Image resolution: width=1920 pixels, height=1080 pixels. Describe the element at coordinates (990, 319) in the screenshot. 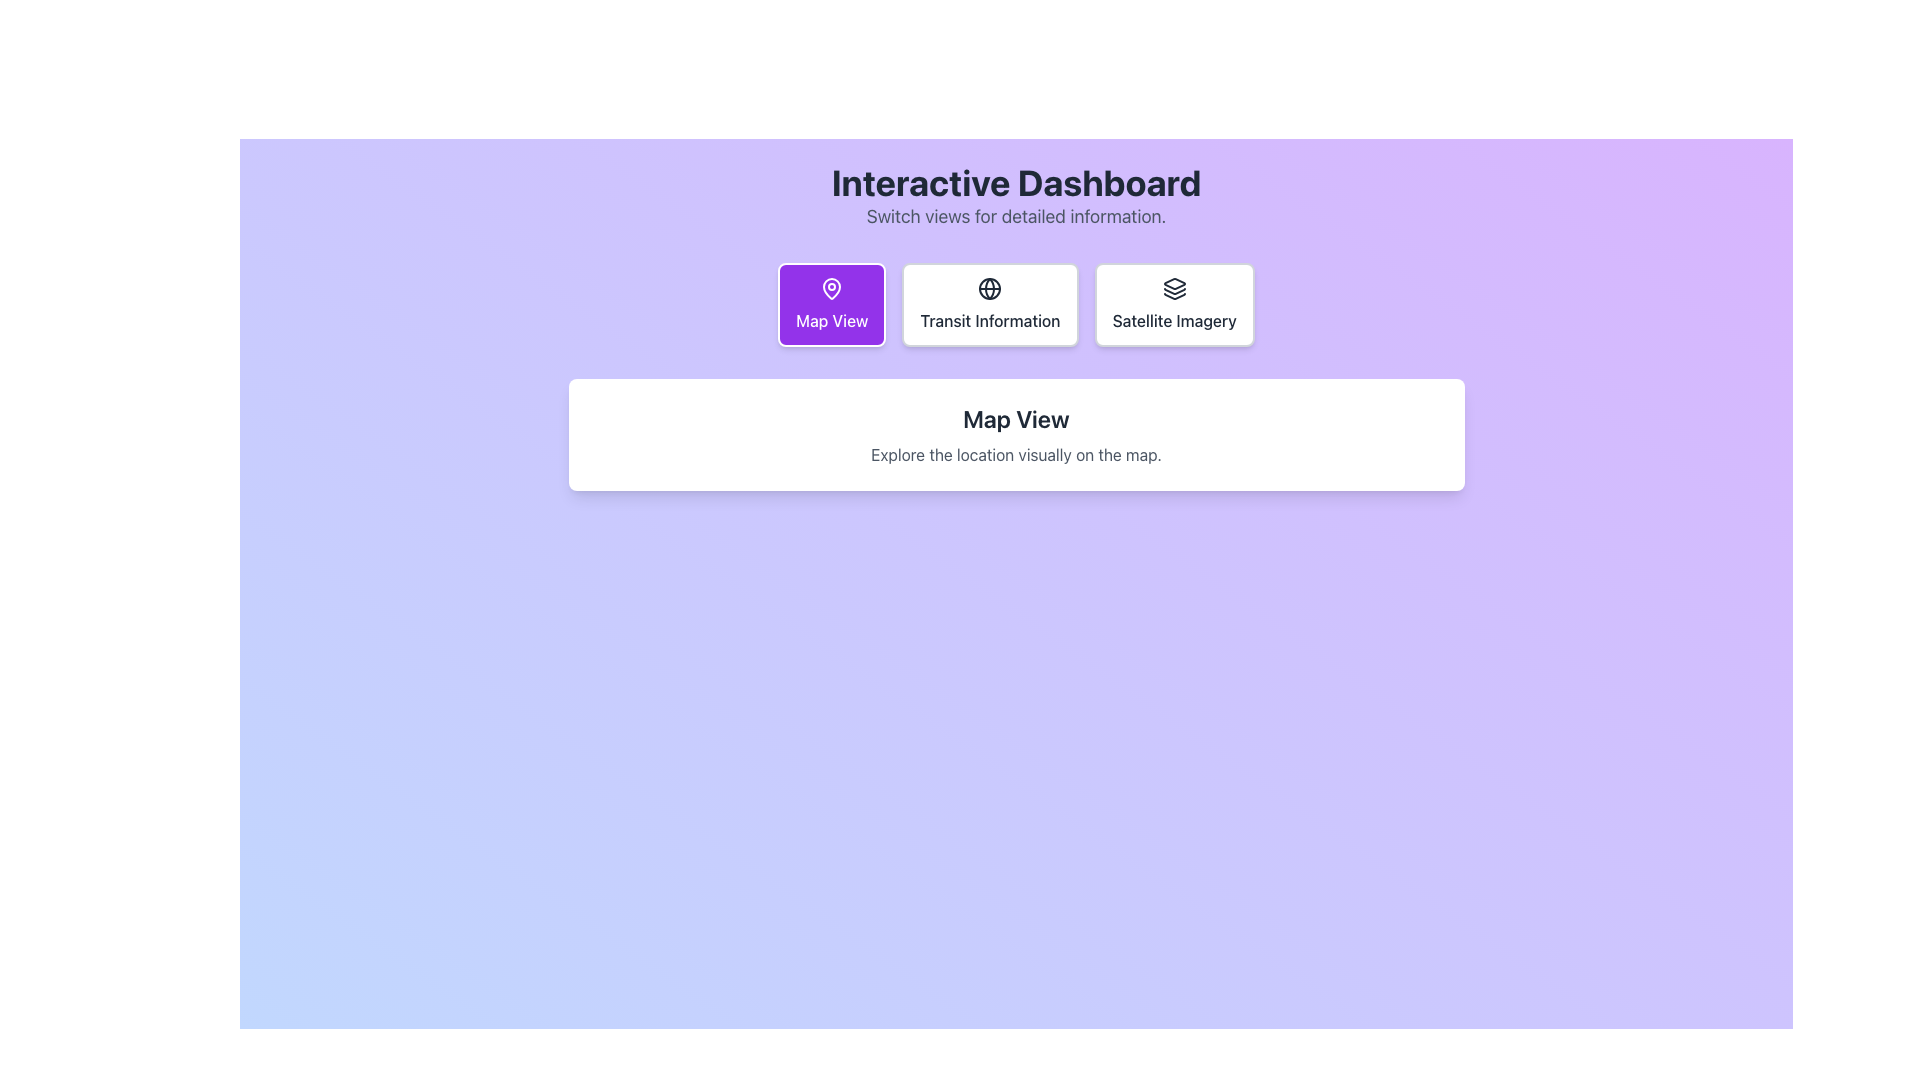

I see `the descriptive text label within the center button of the three-button group, which indicates its function related` at that location.